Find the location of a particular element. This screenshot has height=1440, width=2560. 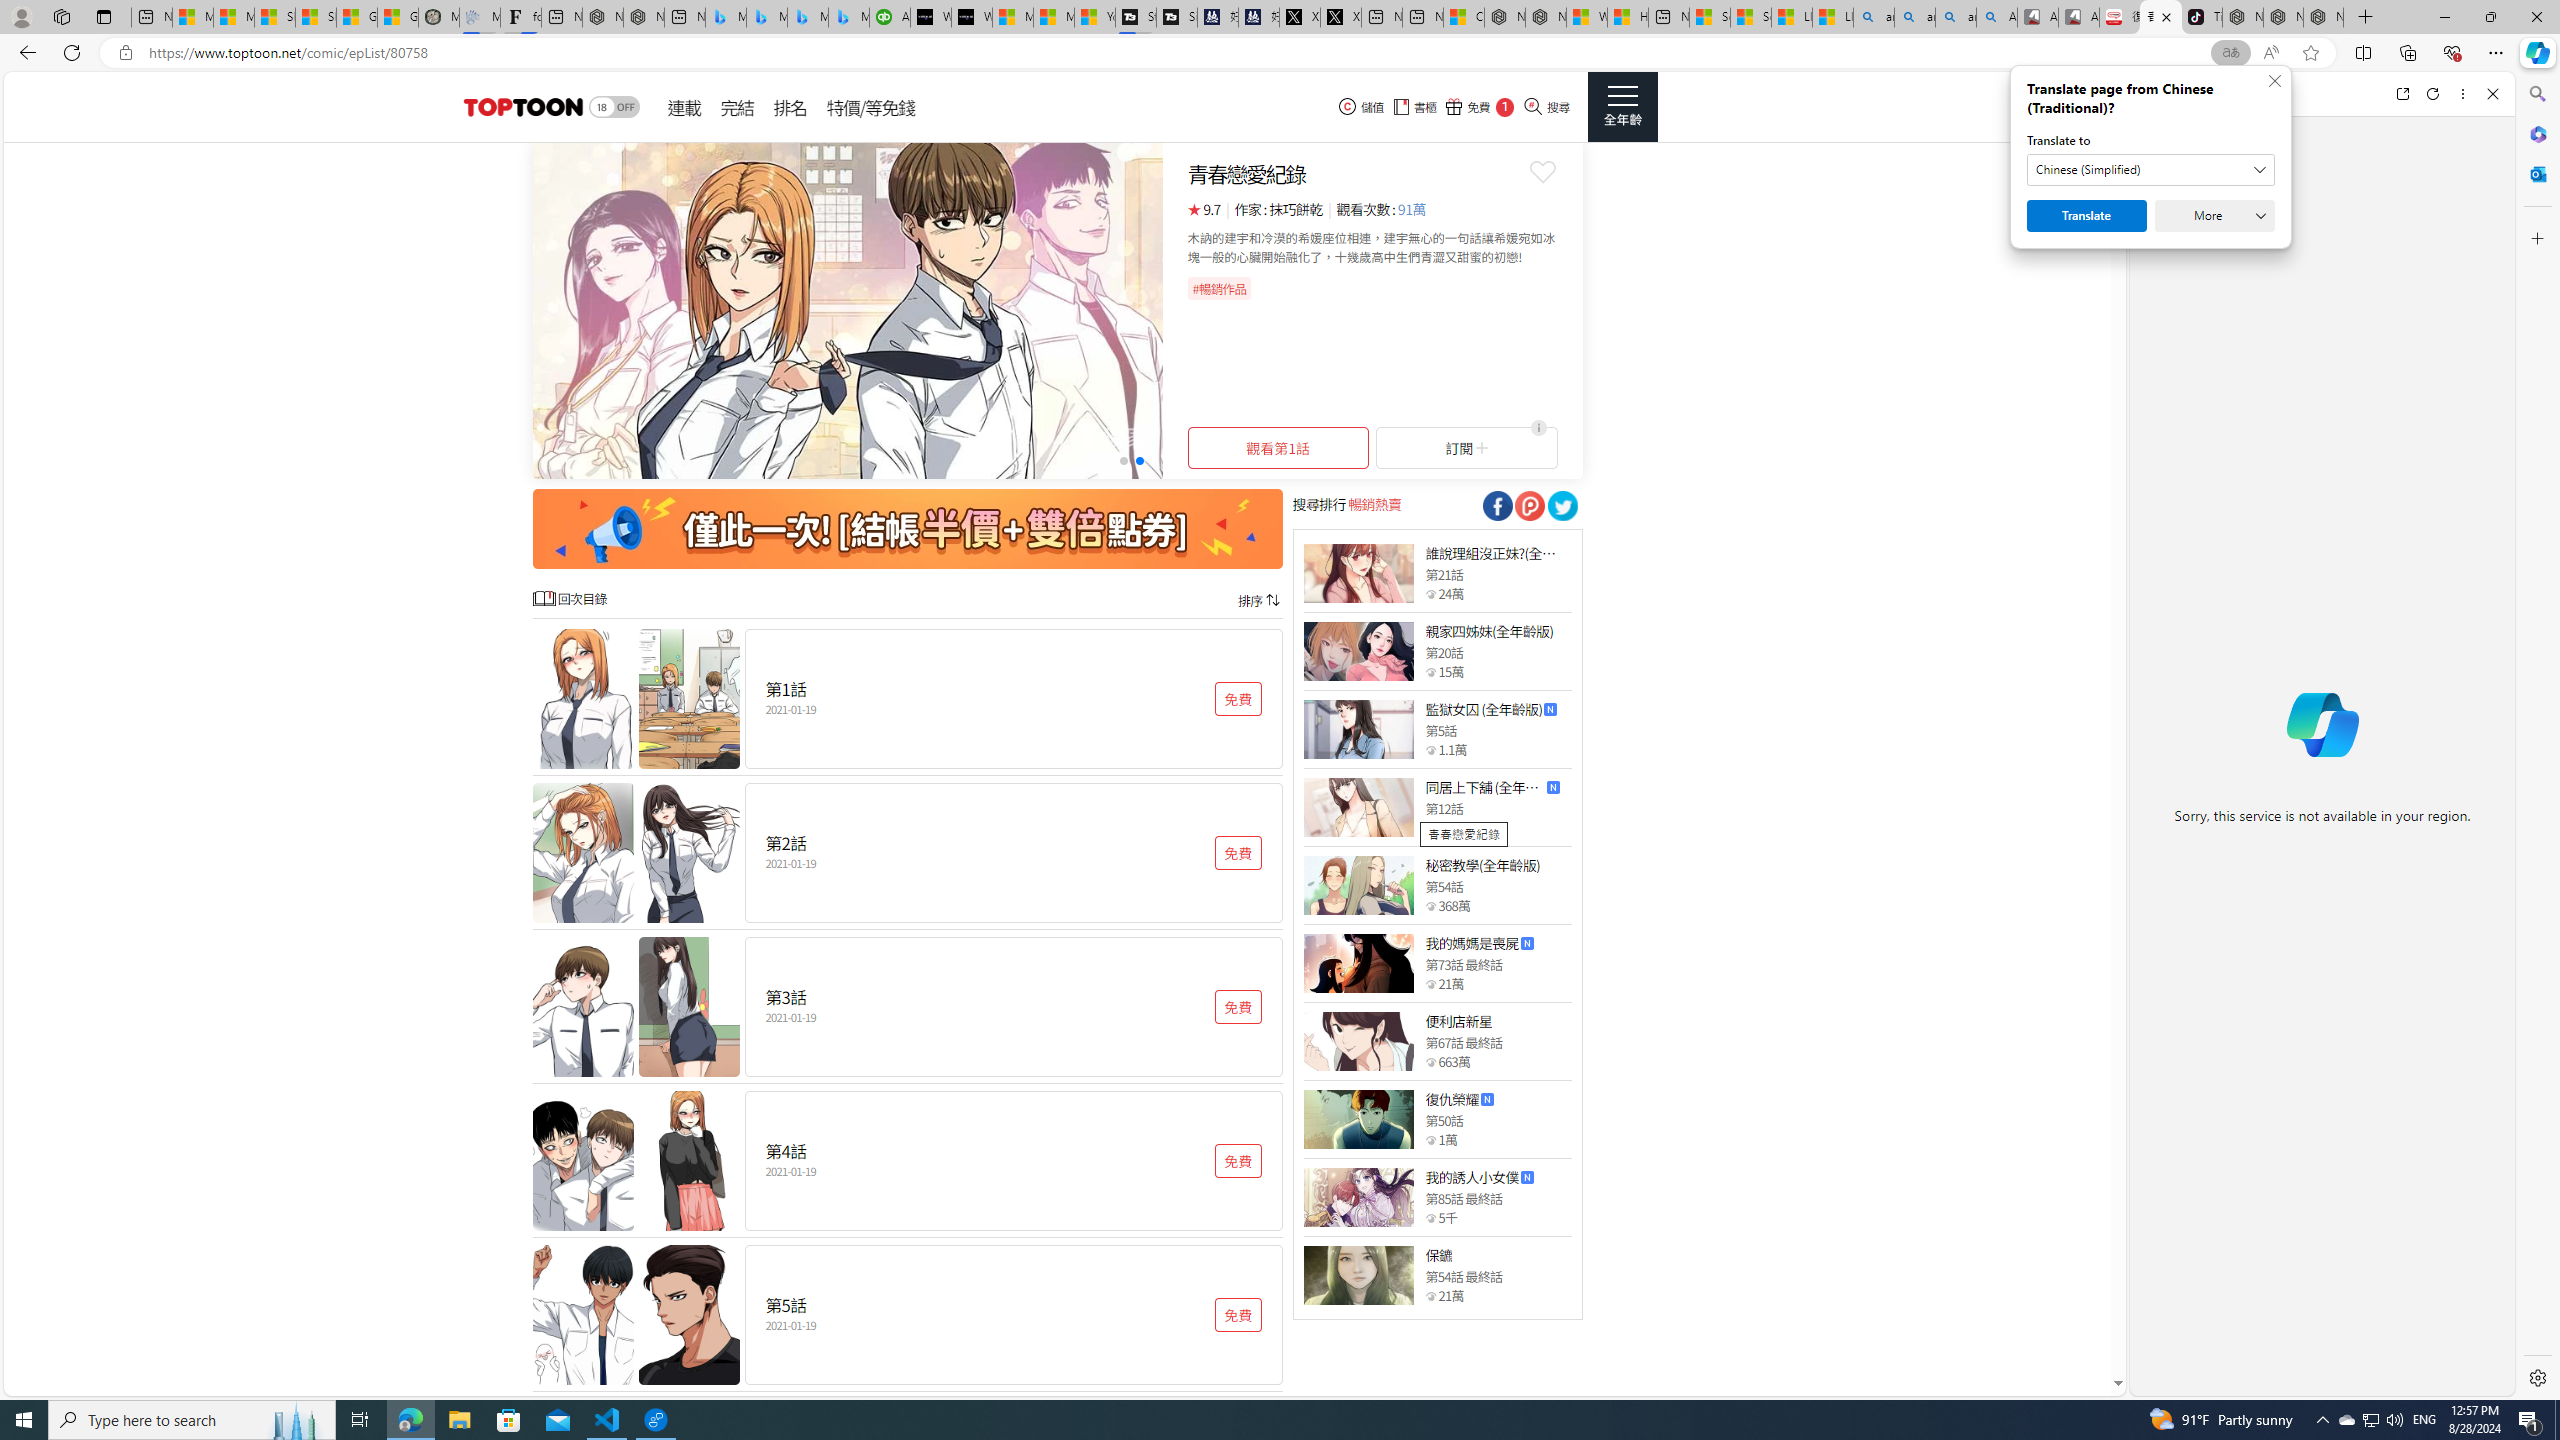

'Class: socialShare' is located at coordinates (1561, 505).